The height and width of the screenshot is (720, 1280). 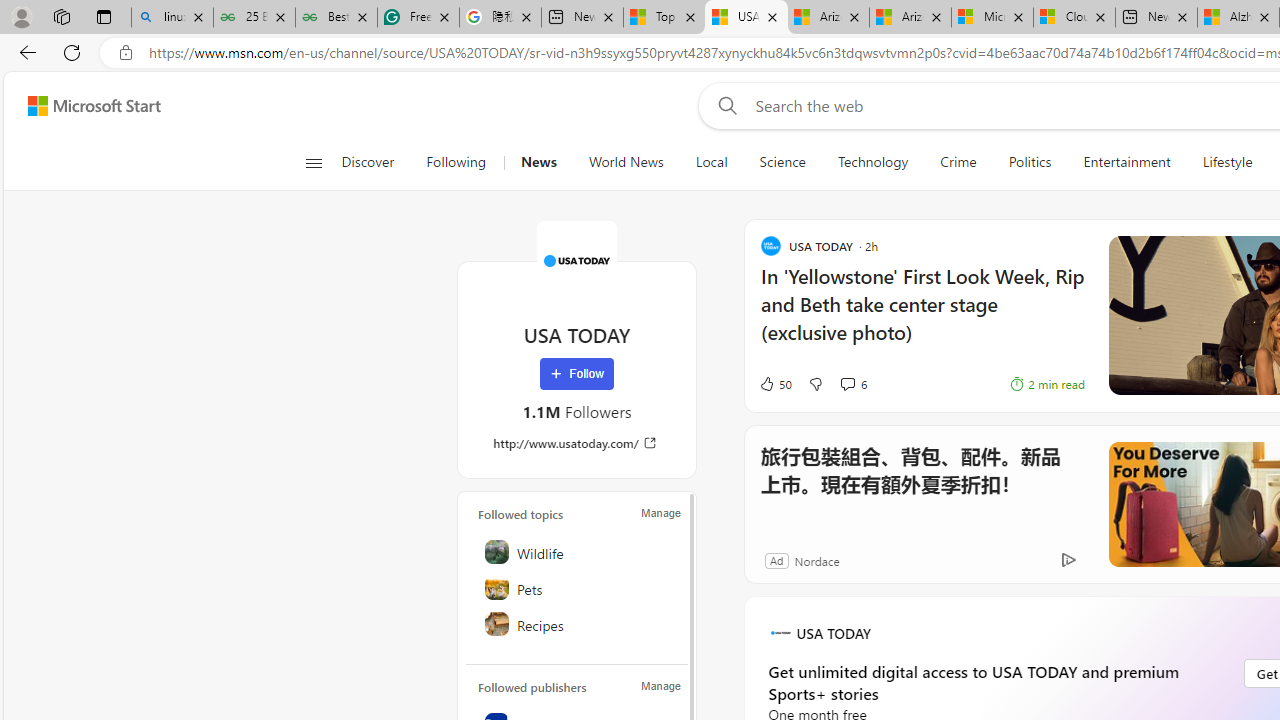 What do you see at coordinates (172, 17) in the screenshot?
I see `'linux basic - Search'` at bounding box center [172, 17].